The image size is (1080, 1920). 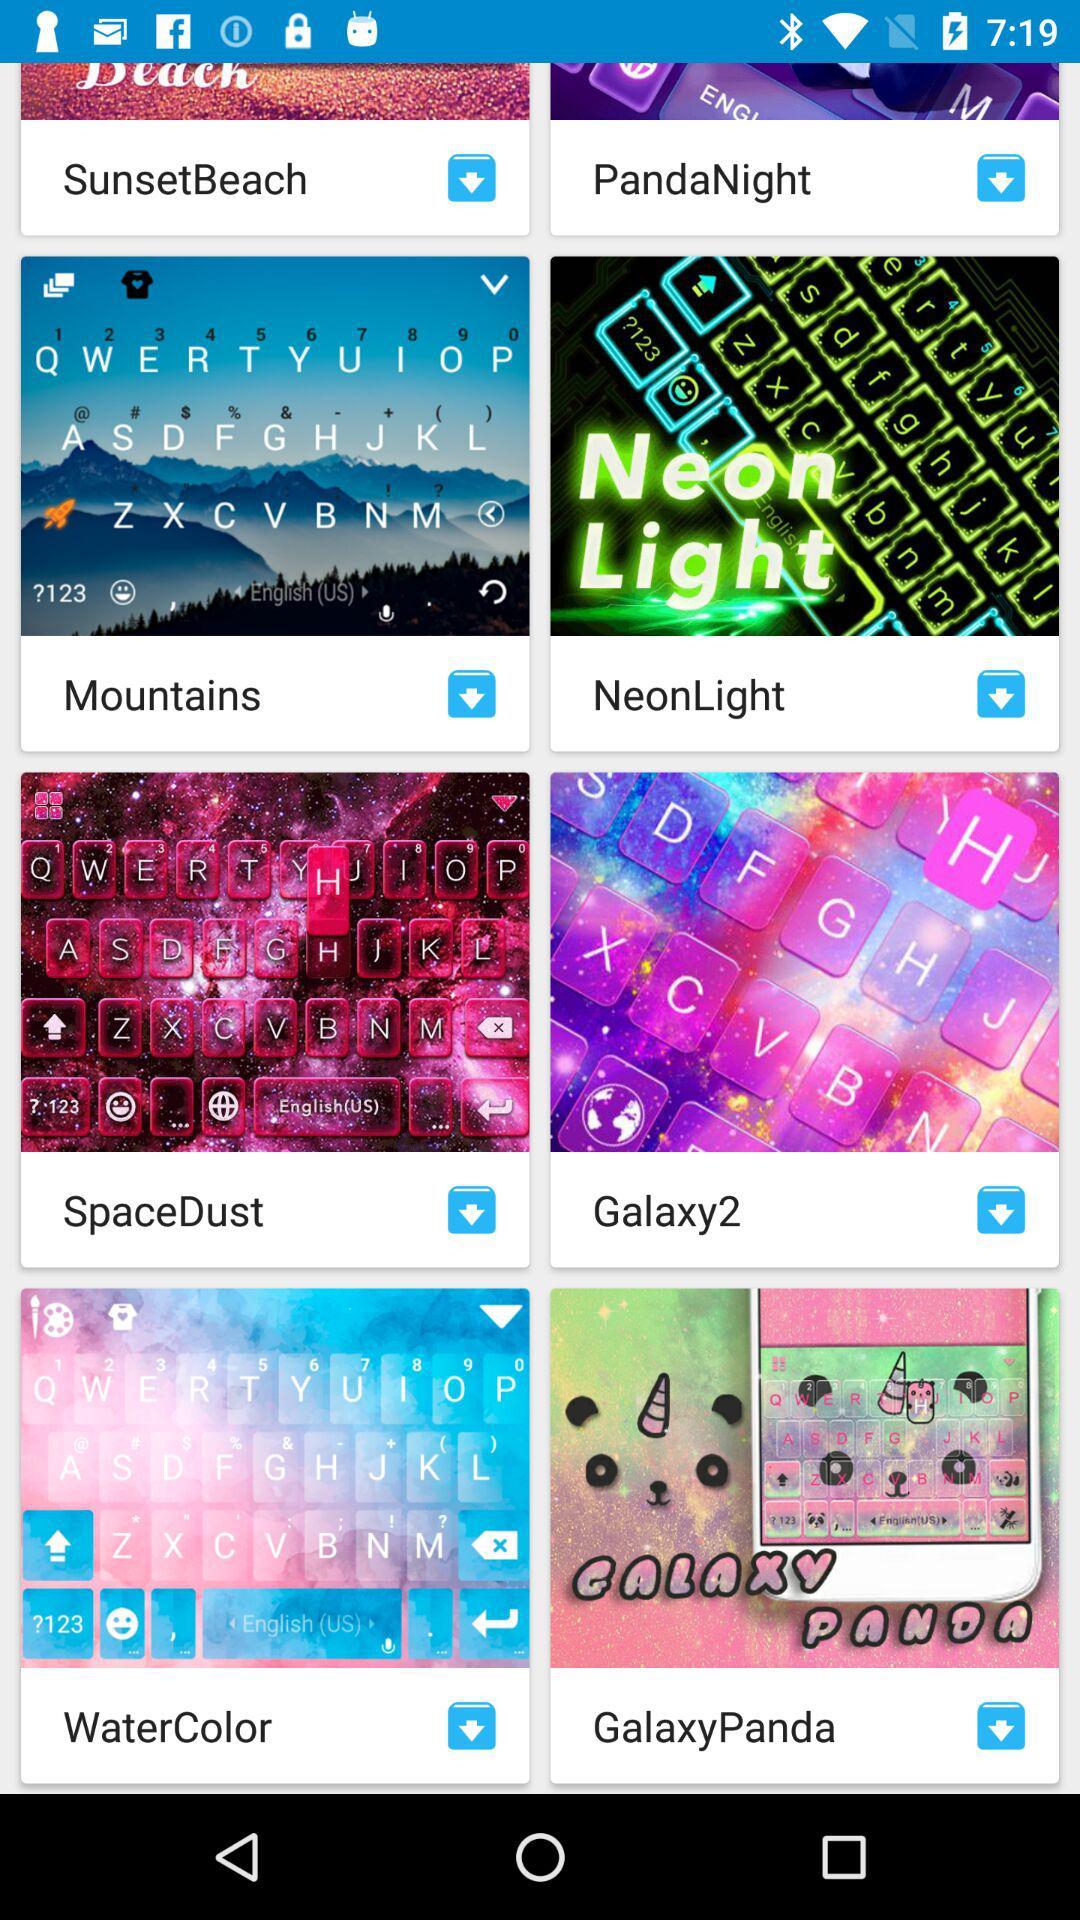 I want to click on option, so click(x=1001, y=693).